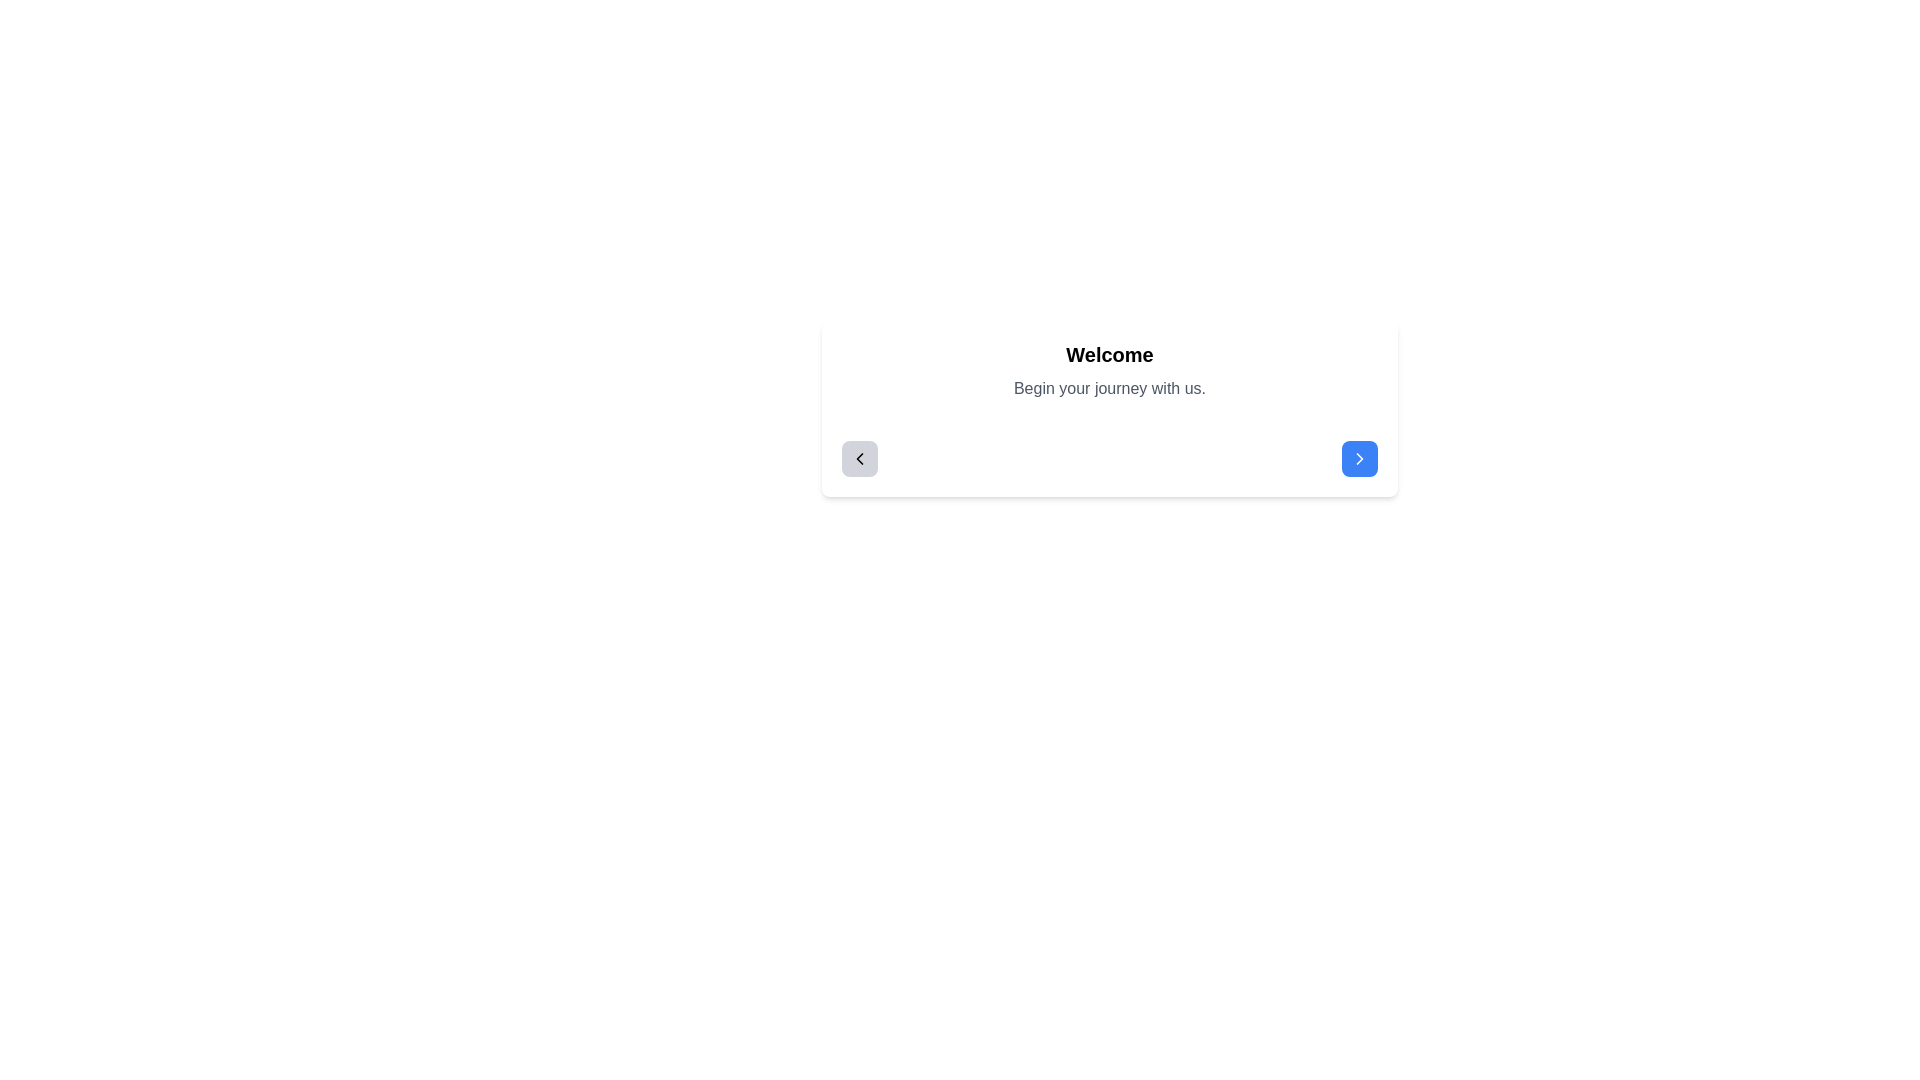  What do you see at coordinates (1359, 459) in the screenshot?
I see `the Icon (Chevron Right), which serves as a navigation arrow for rightward progression within the interface, located in the bottom-right corner of the card containing a welcome message` at bounding box center [1359, 459].